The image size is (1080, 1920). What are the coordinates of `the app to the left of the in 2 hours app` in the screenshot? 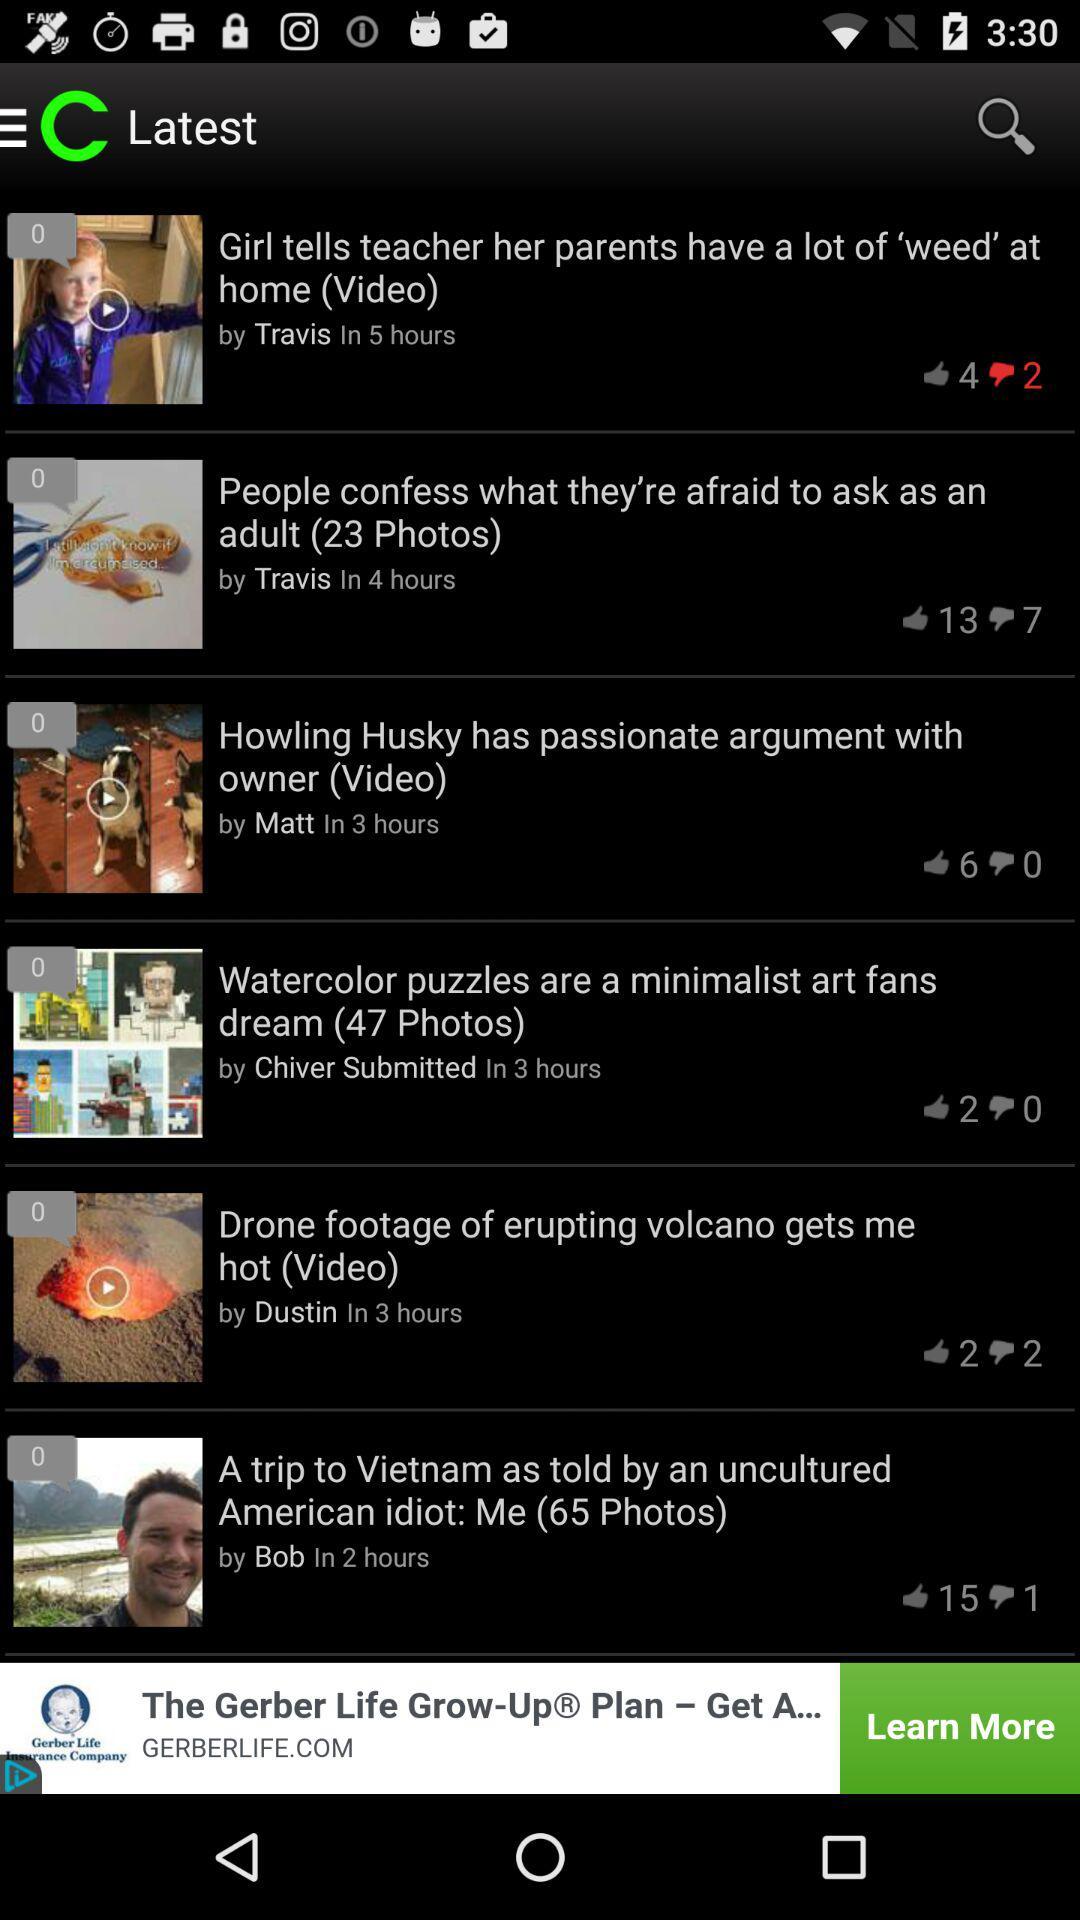 It's located at (279, 1554).